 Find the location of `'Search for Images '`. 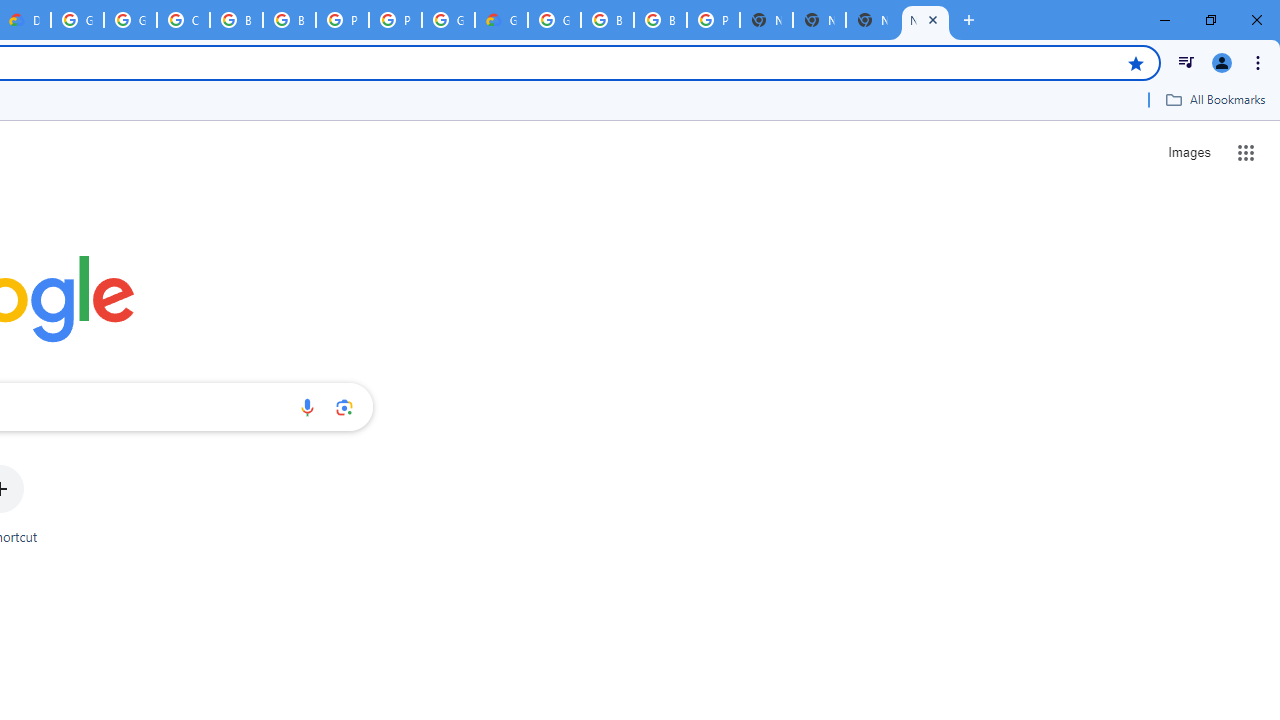

'Search for Images ' is located at coordinates (1189, 152).